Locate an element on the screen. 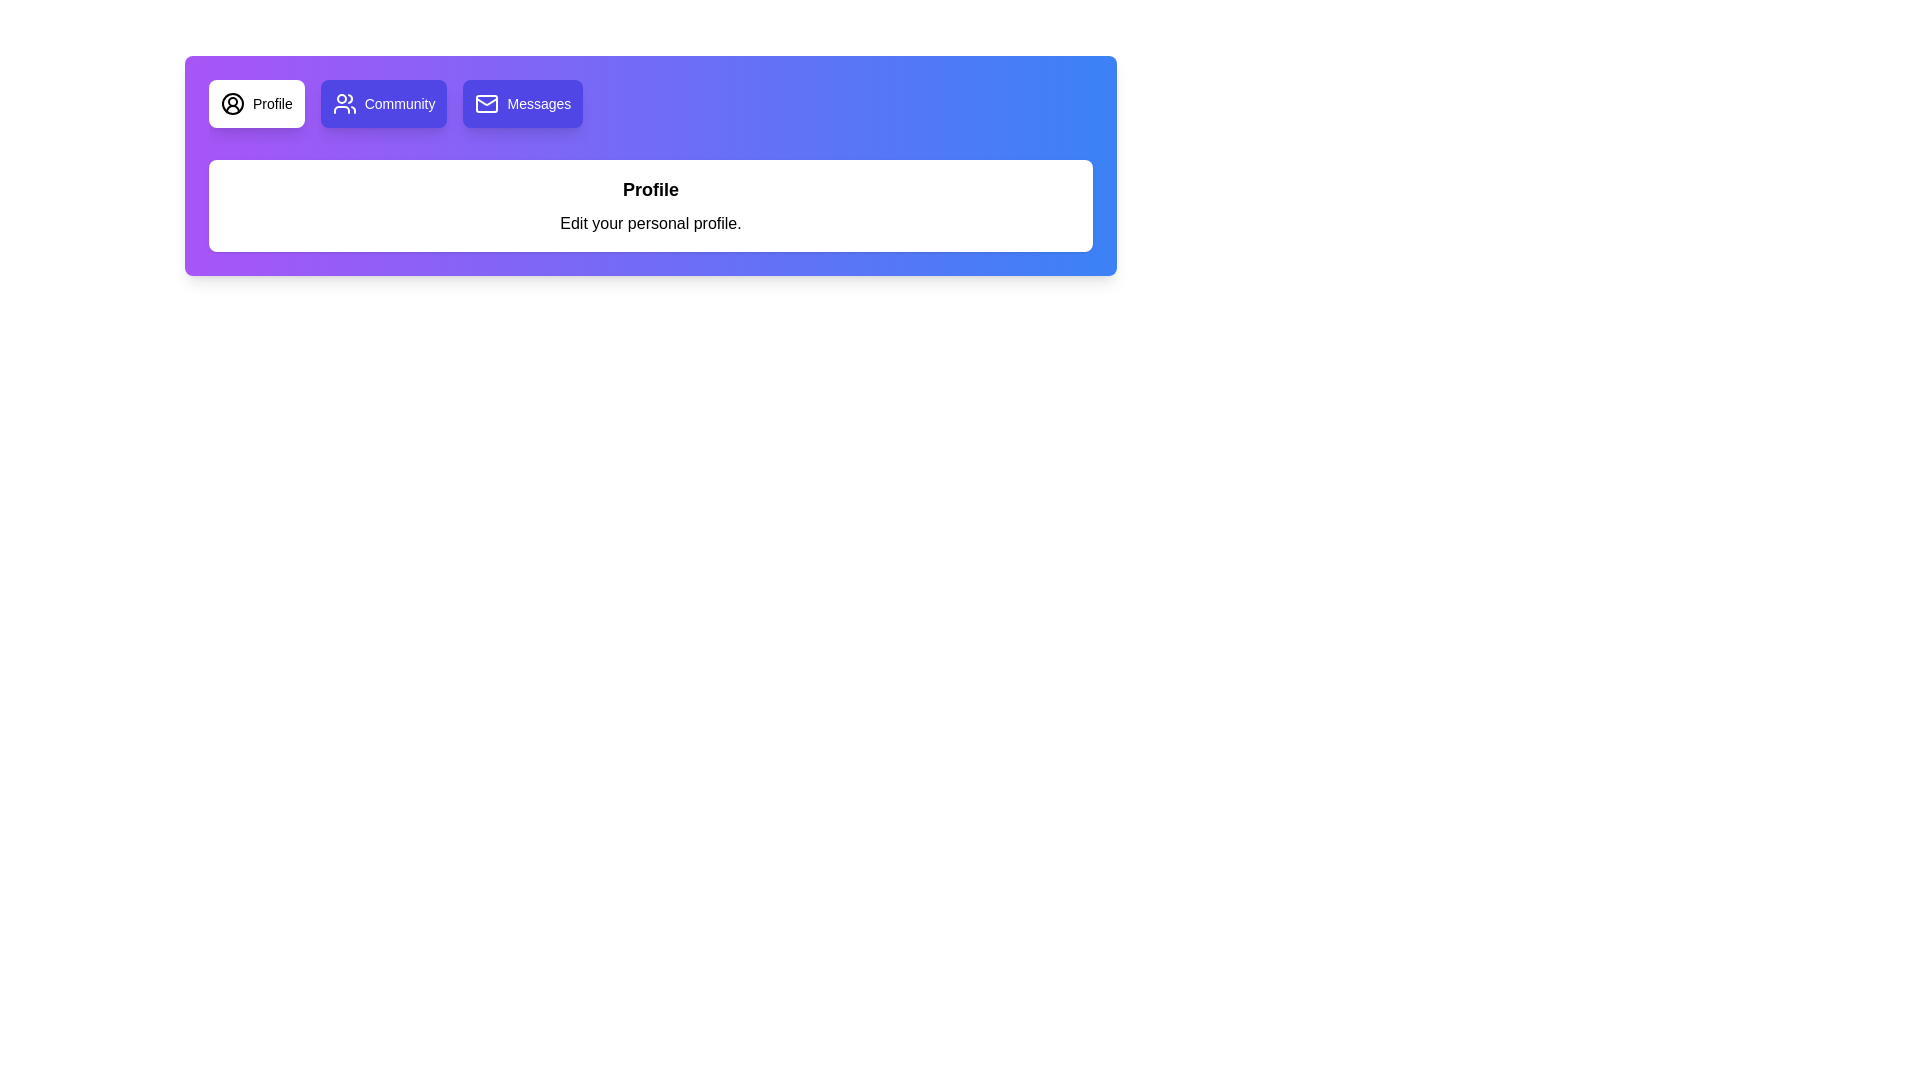 Image resolution: width=1920 pixels, height=1080 pixels. the tab labeled Messages to view its content is located at coordinates (523, 104).